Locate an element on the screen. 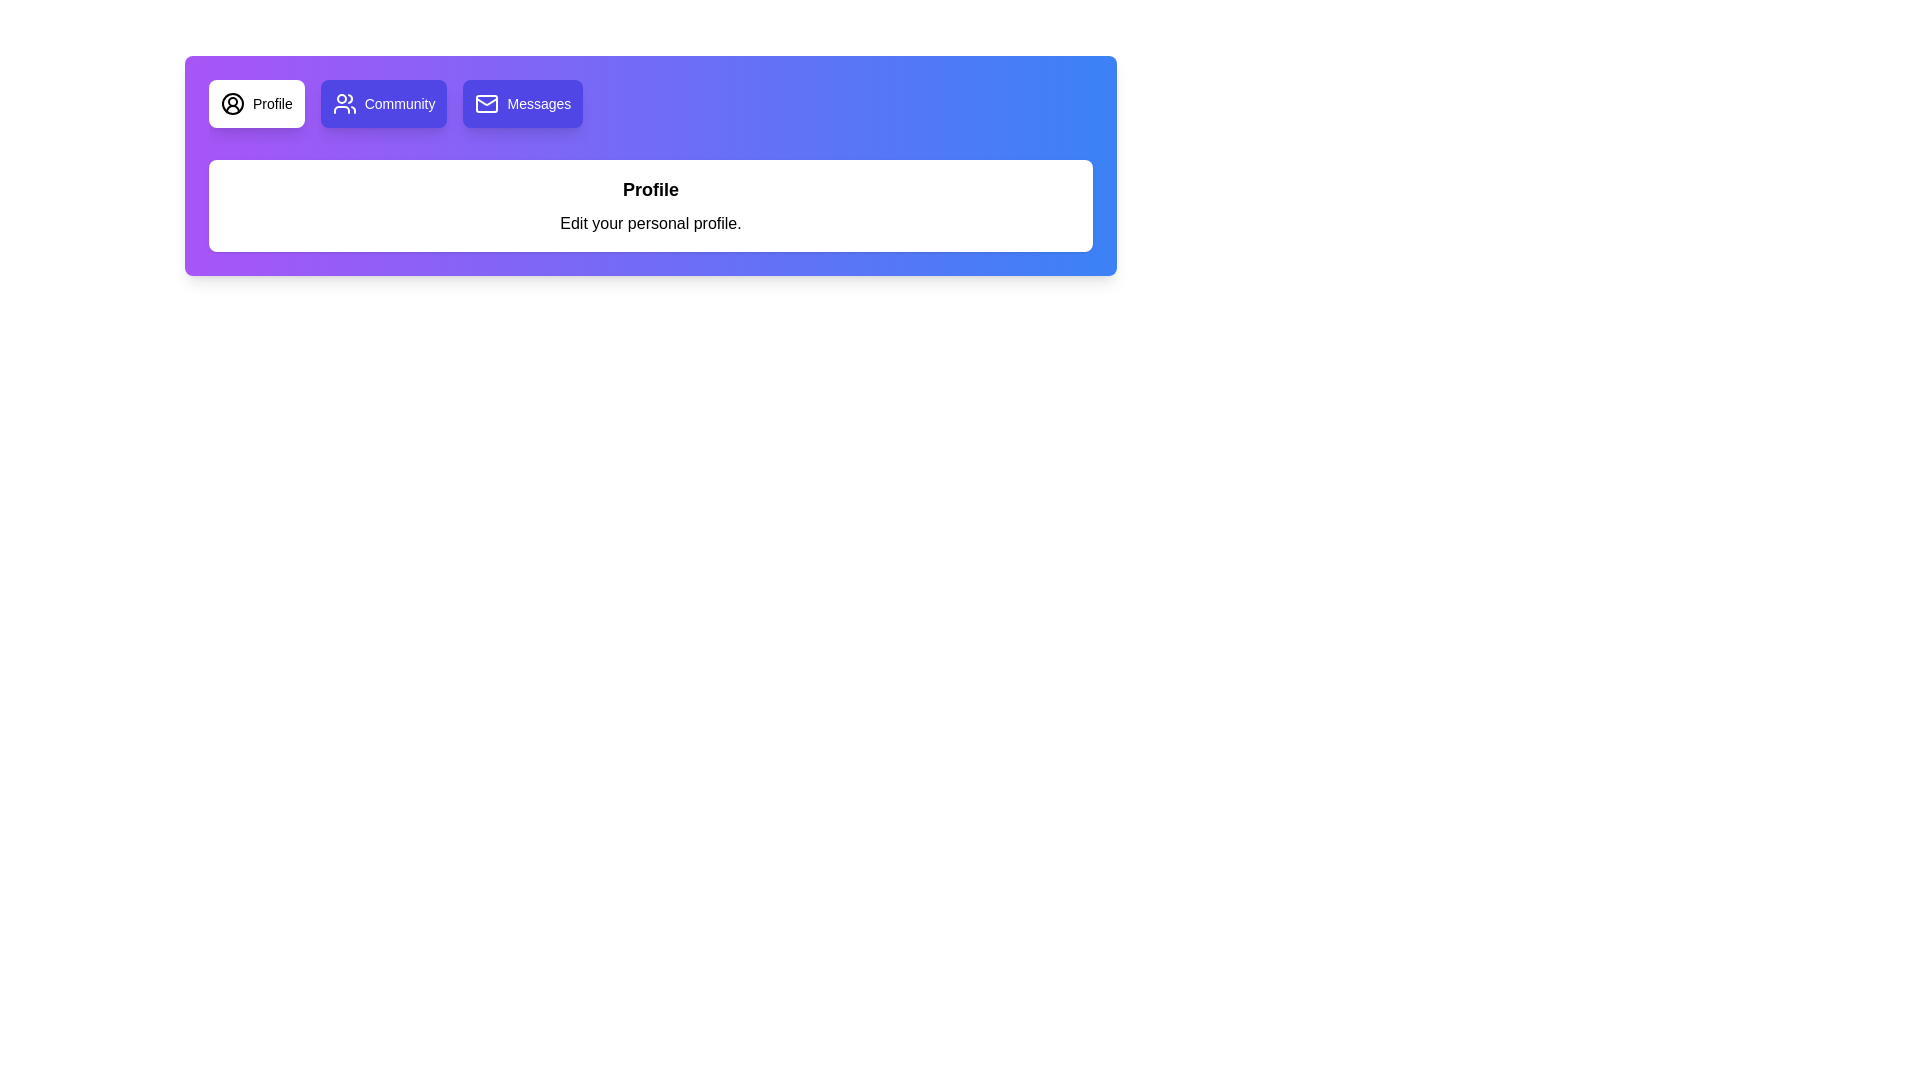 Image resolution: width=1920 pixels, height=1080 pixels. the tab labeled Messages to view its content is located at coordinates (523, 104).